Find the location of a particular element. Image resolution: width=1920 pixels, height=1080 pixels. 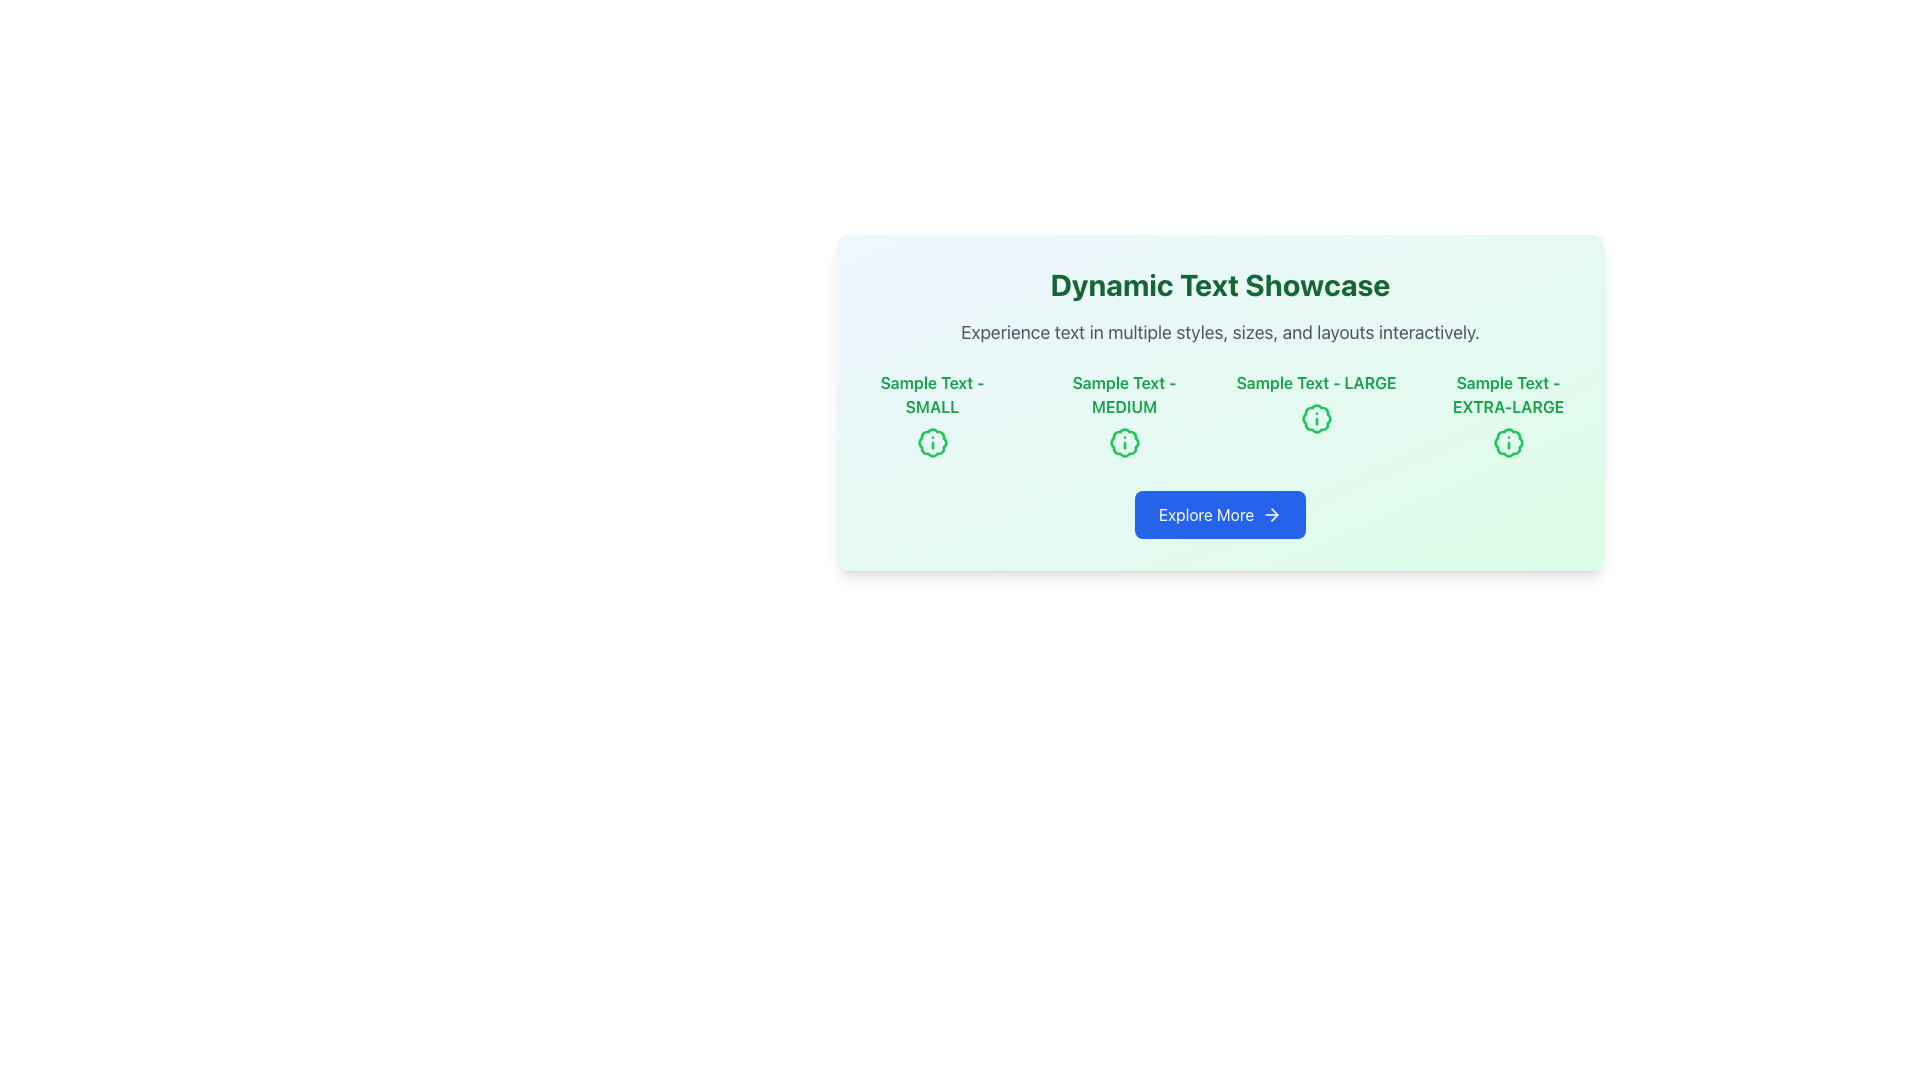

the icon with a circular badge-like design, which has a green outline and is located in the first group labeled 'Sample Text - SMALL' is located at coordinates (931, 442).